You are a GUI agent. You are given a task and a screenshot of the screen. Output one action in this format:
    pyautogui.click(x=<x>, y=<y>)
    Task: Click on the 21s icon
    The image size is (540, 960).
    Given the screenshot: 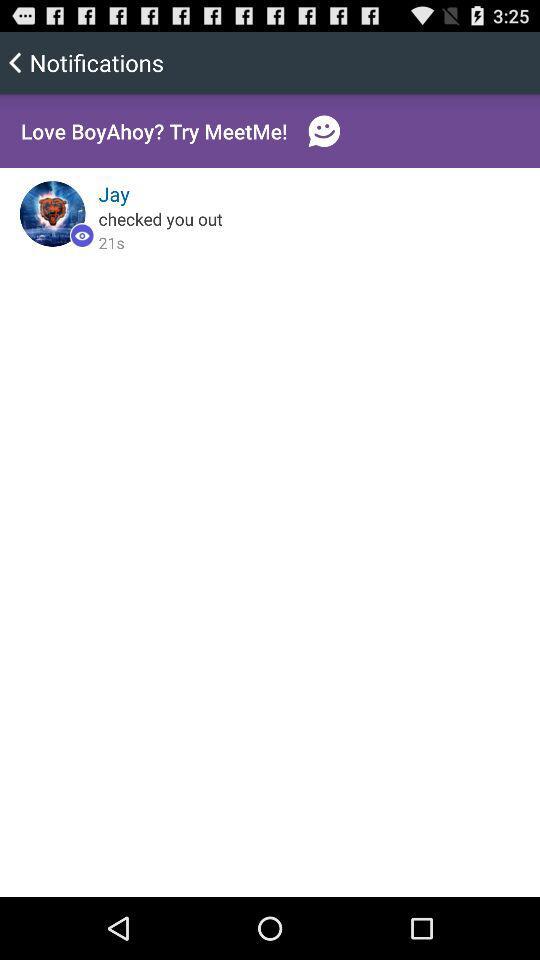 What is the action you would take?
    pyautogui.click(x=111, y=241)
    